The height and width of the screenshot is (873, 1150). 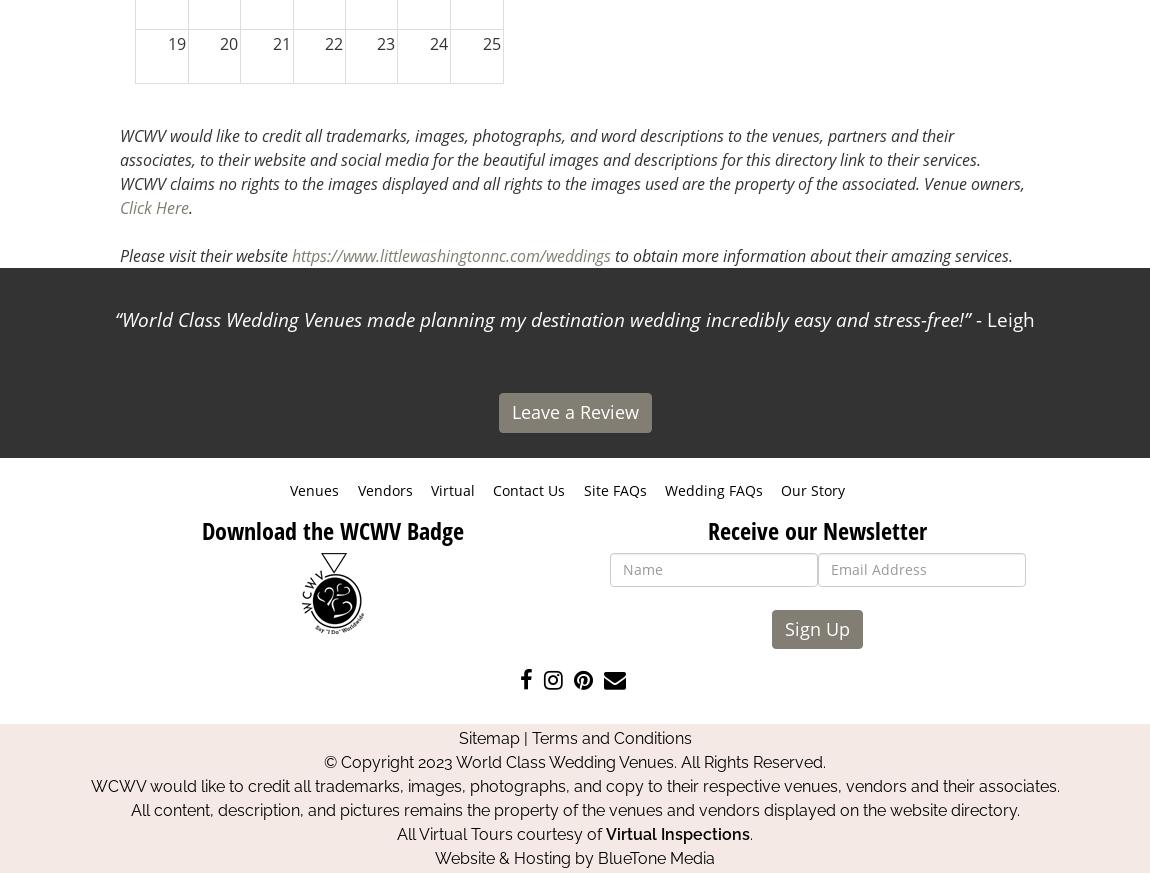 I want to click on 'Virtual Inspections', so click(x=677, y=834).